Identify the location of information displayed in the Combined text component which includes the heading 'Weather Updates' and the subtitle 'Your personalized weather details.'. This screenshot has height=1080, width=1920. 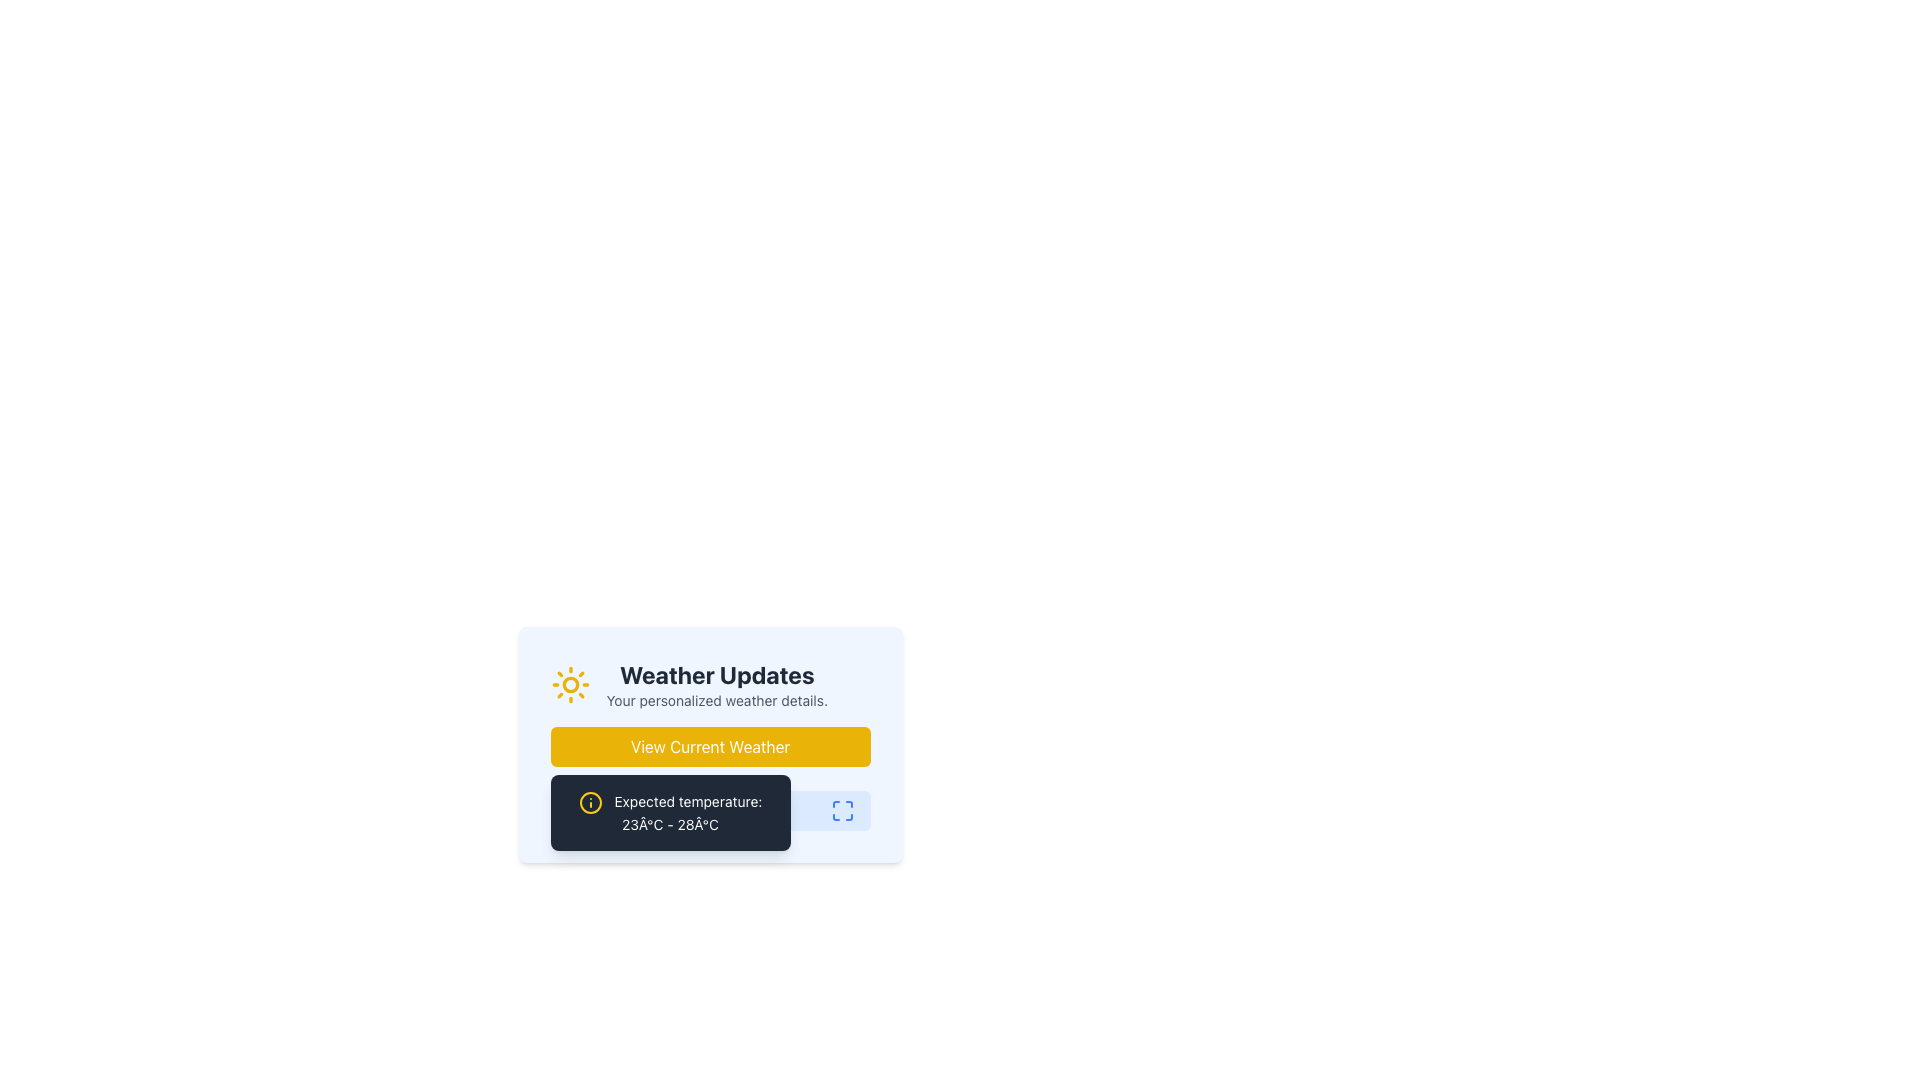
(717, 684).